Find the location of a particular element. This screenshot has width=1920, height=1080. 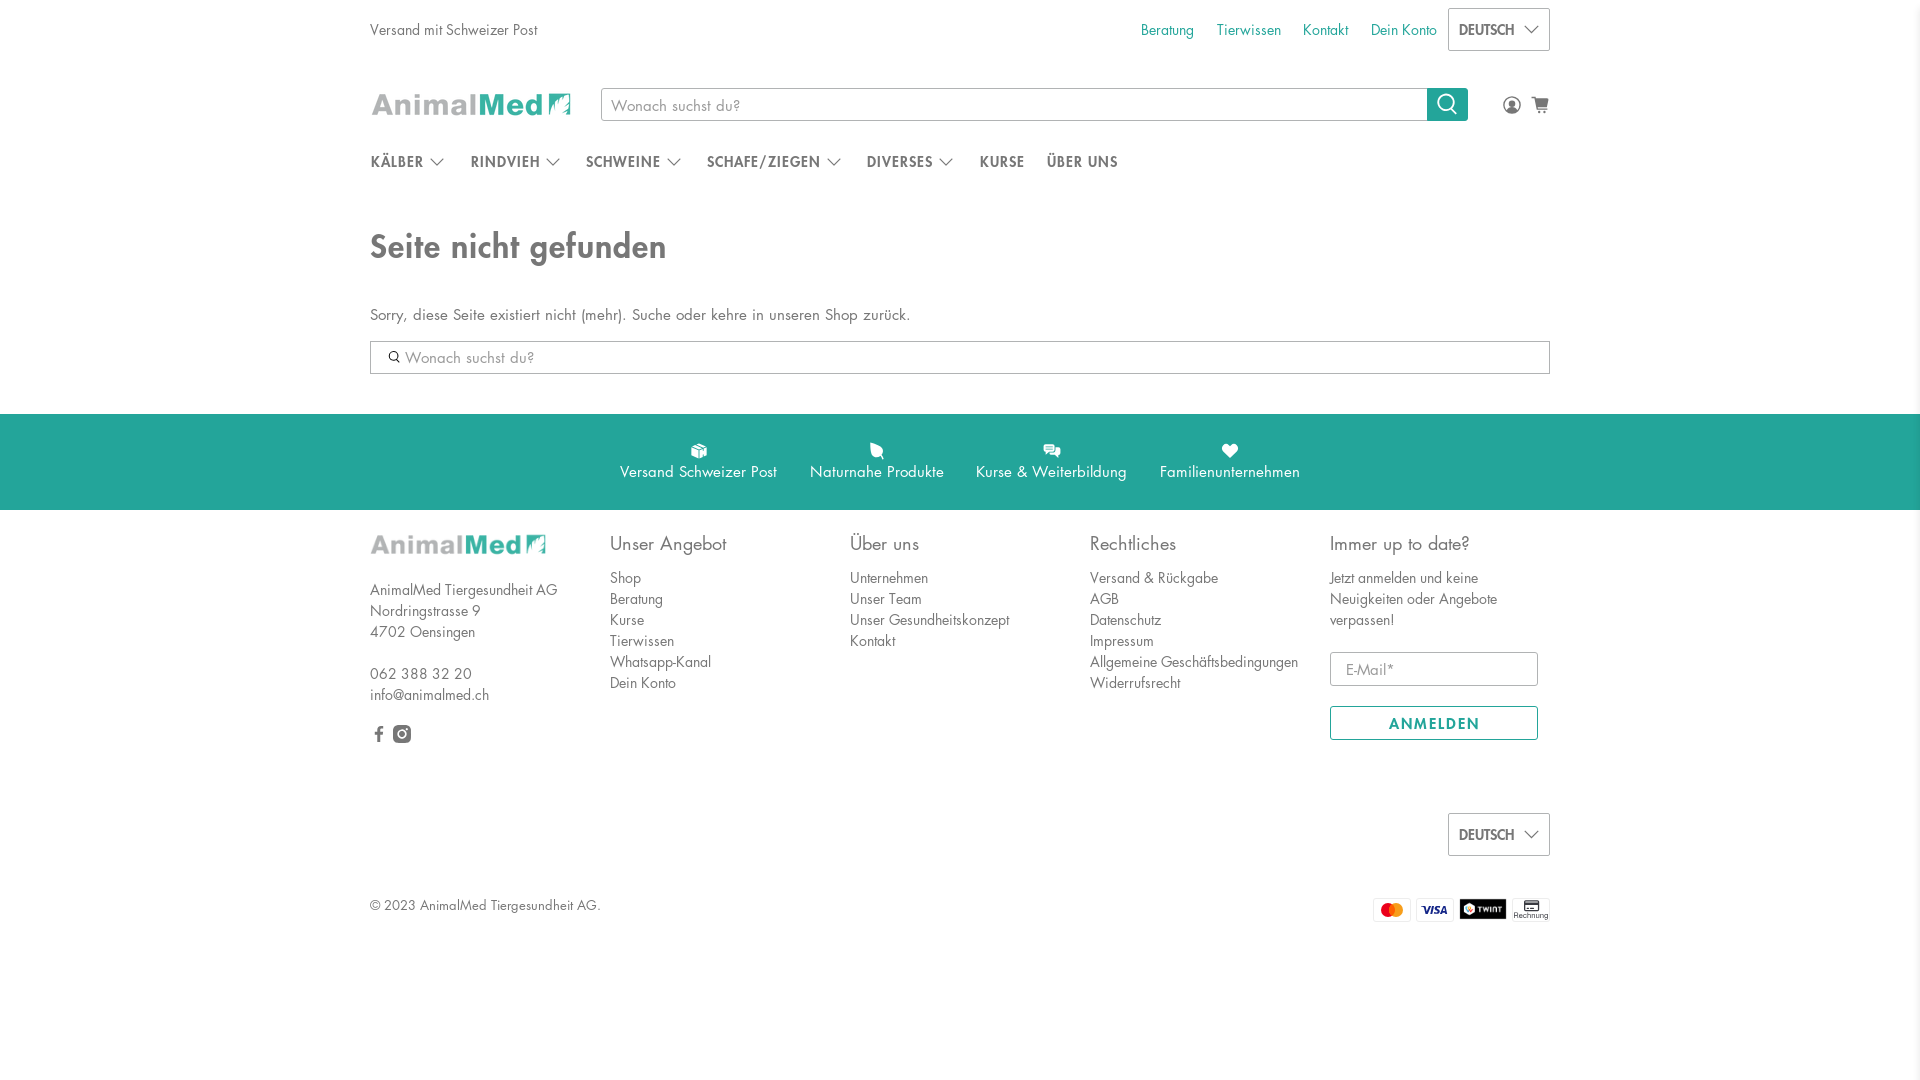

'Kurse & Weiterbildung' is located at coordinates (960, 462).